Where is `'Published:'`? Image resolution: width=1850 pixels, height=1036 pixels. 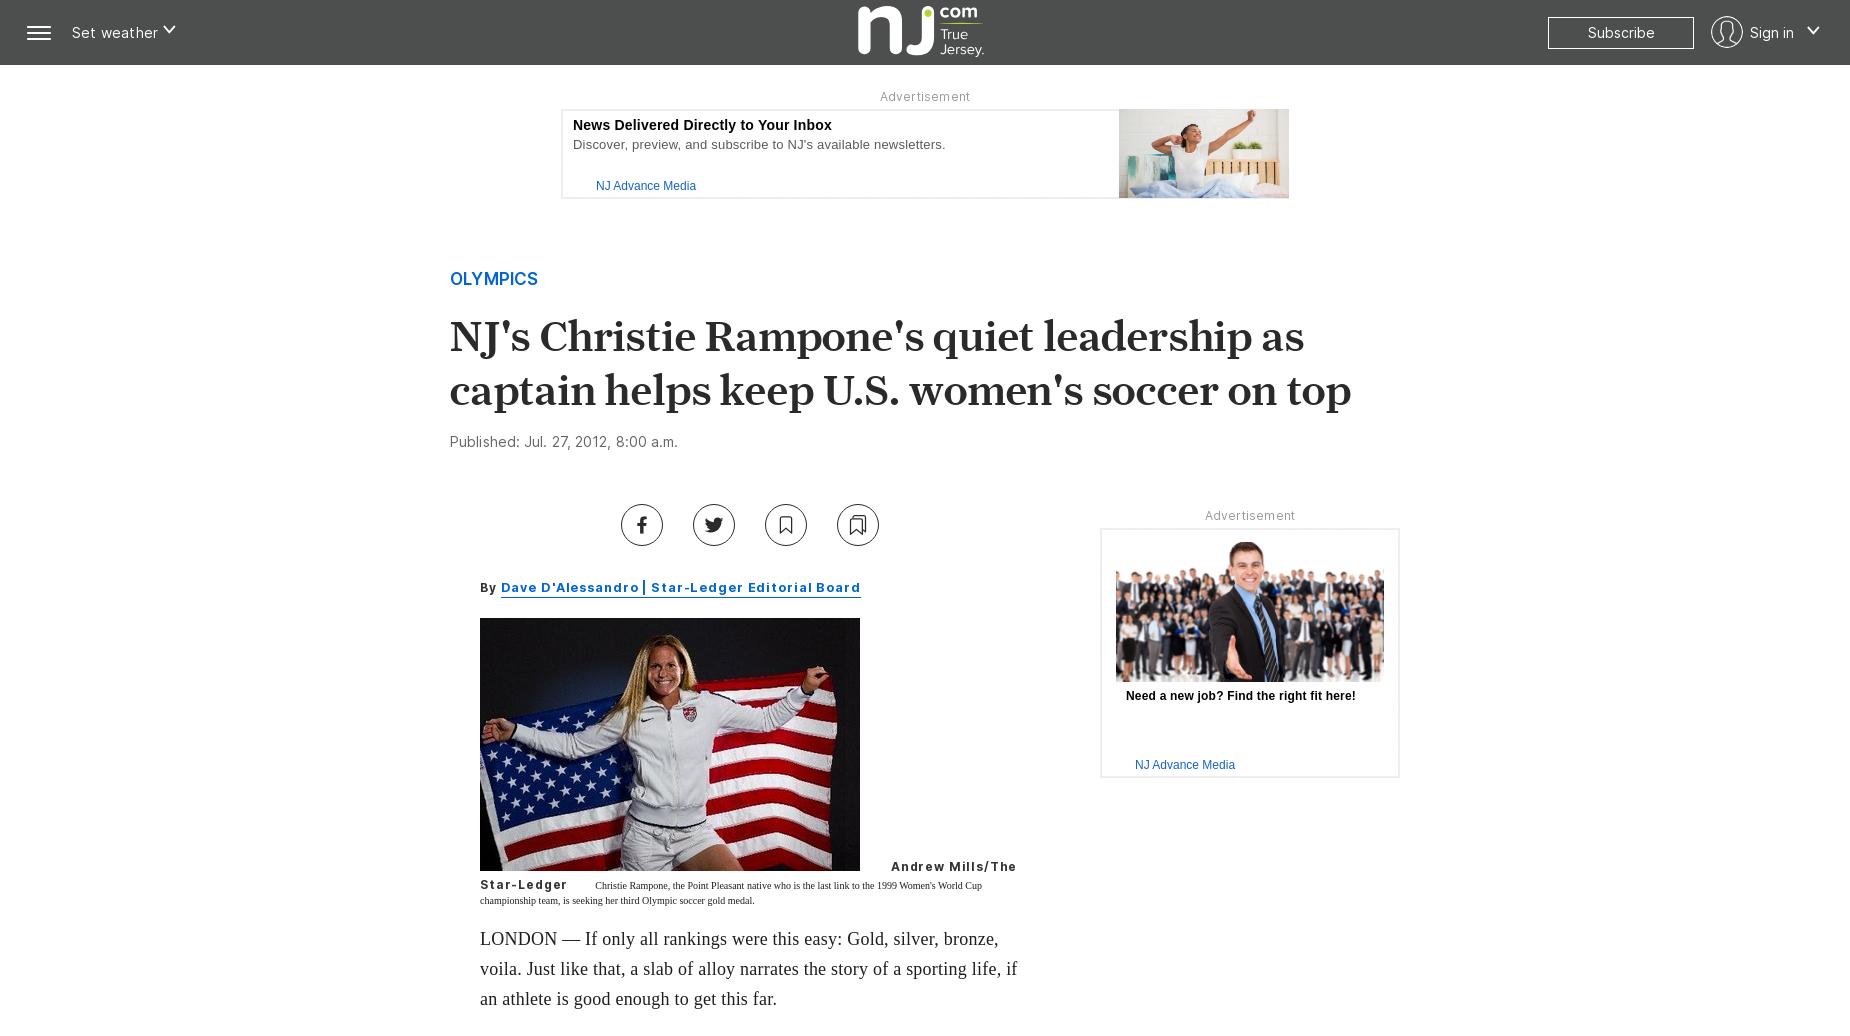 'Published:' is located at coordinates (486, 440).